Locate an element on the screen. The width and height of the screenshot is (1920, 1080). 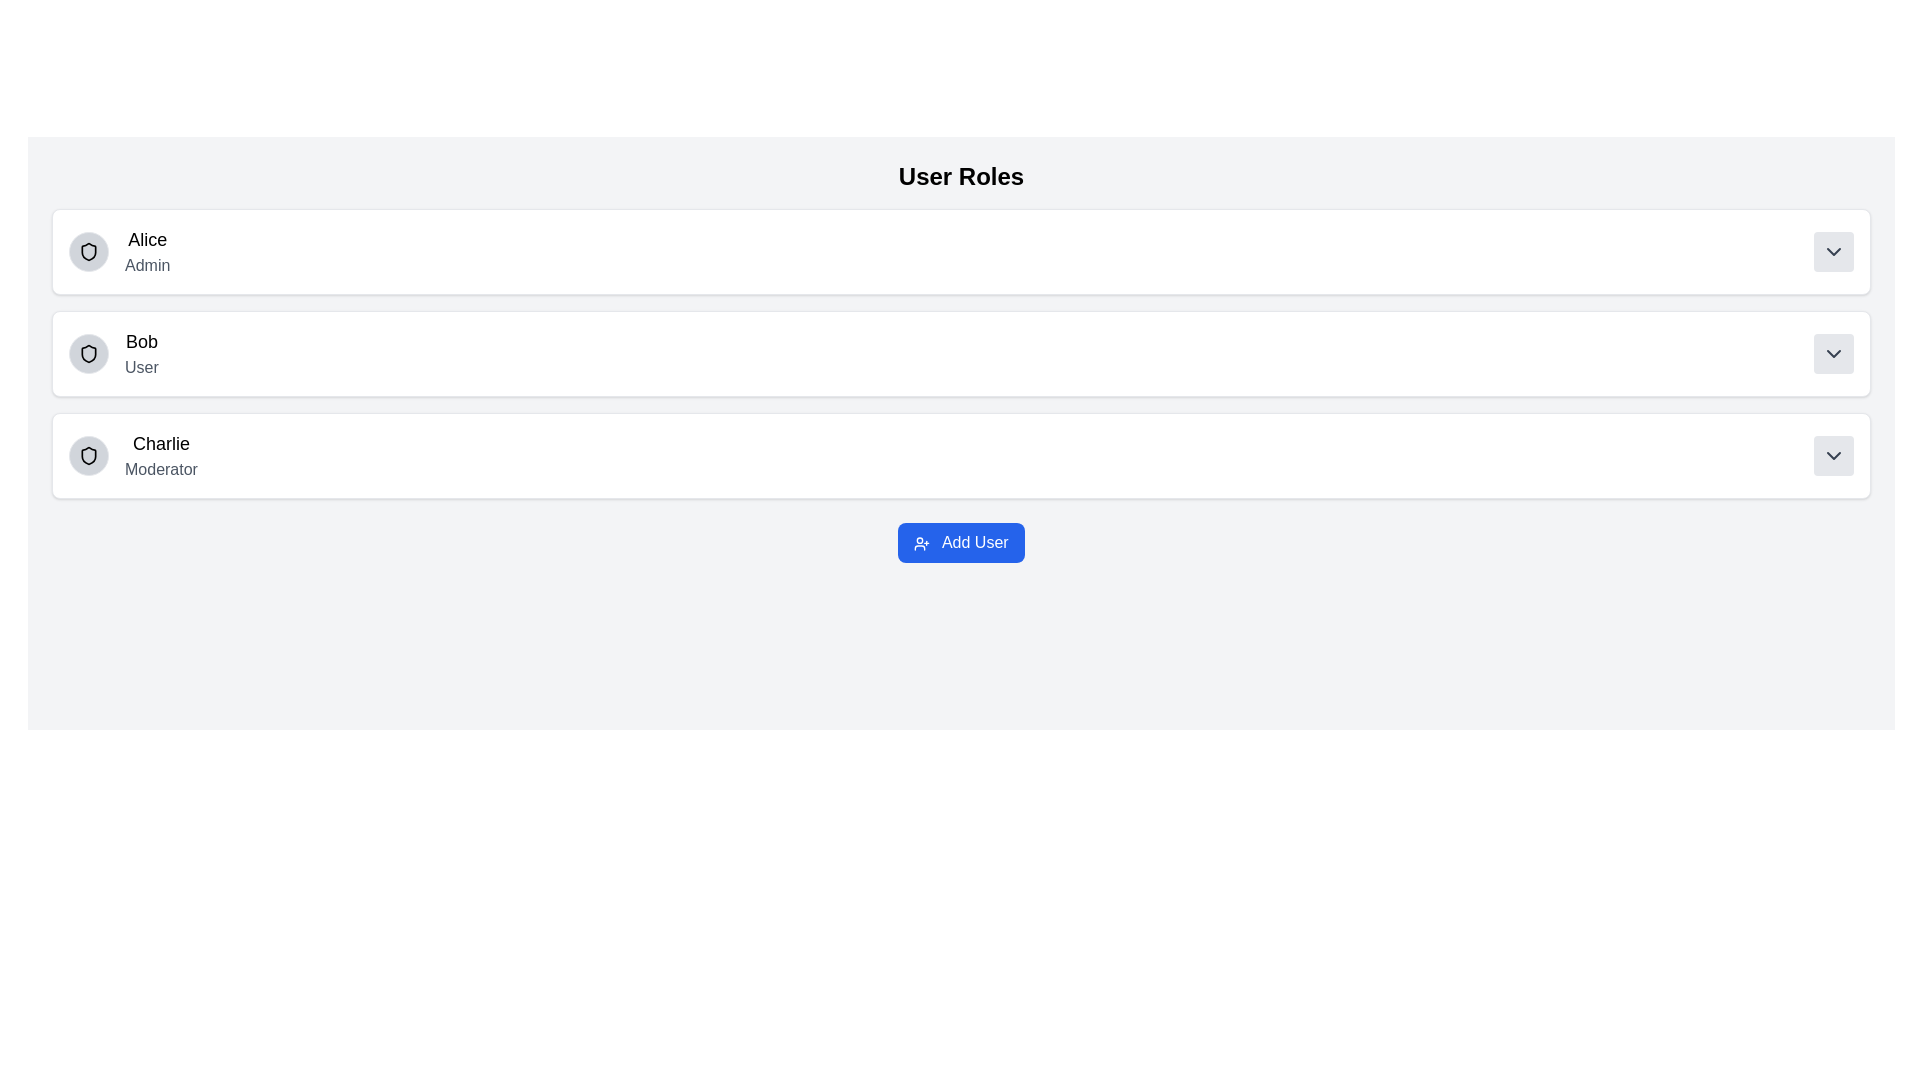
the icon that visually denotes the user role or permission level associated with 'Bob', located in the second row of the user roles list adjacent to 'Bob' and the role 'User' is located at coordinates (88, 353).